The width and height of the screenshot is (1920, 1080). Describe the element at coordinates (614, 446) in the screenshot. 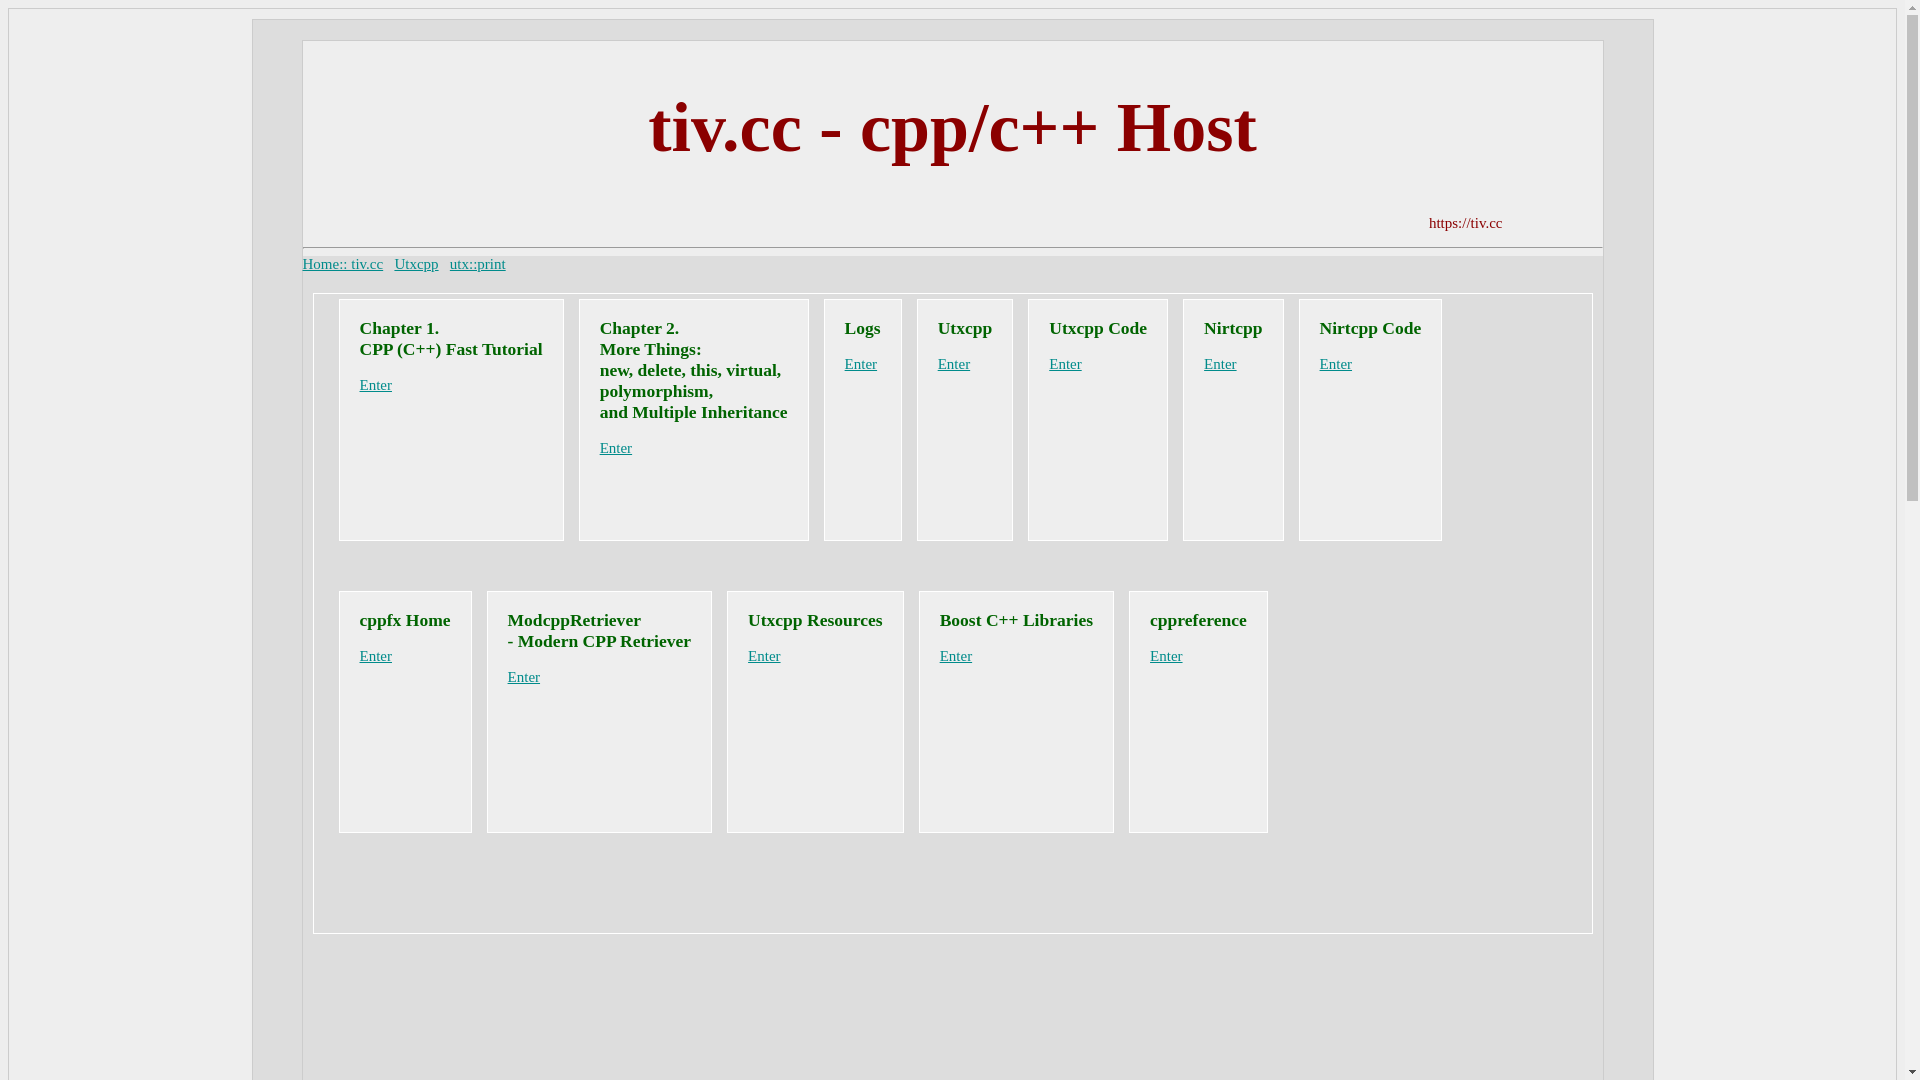

I see `'Enter'` at that location.